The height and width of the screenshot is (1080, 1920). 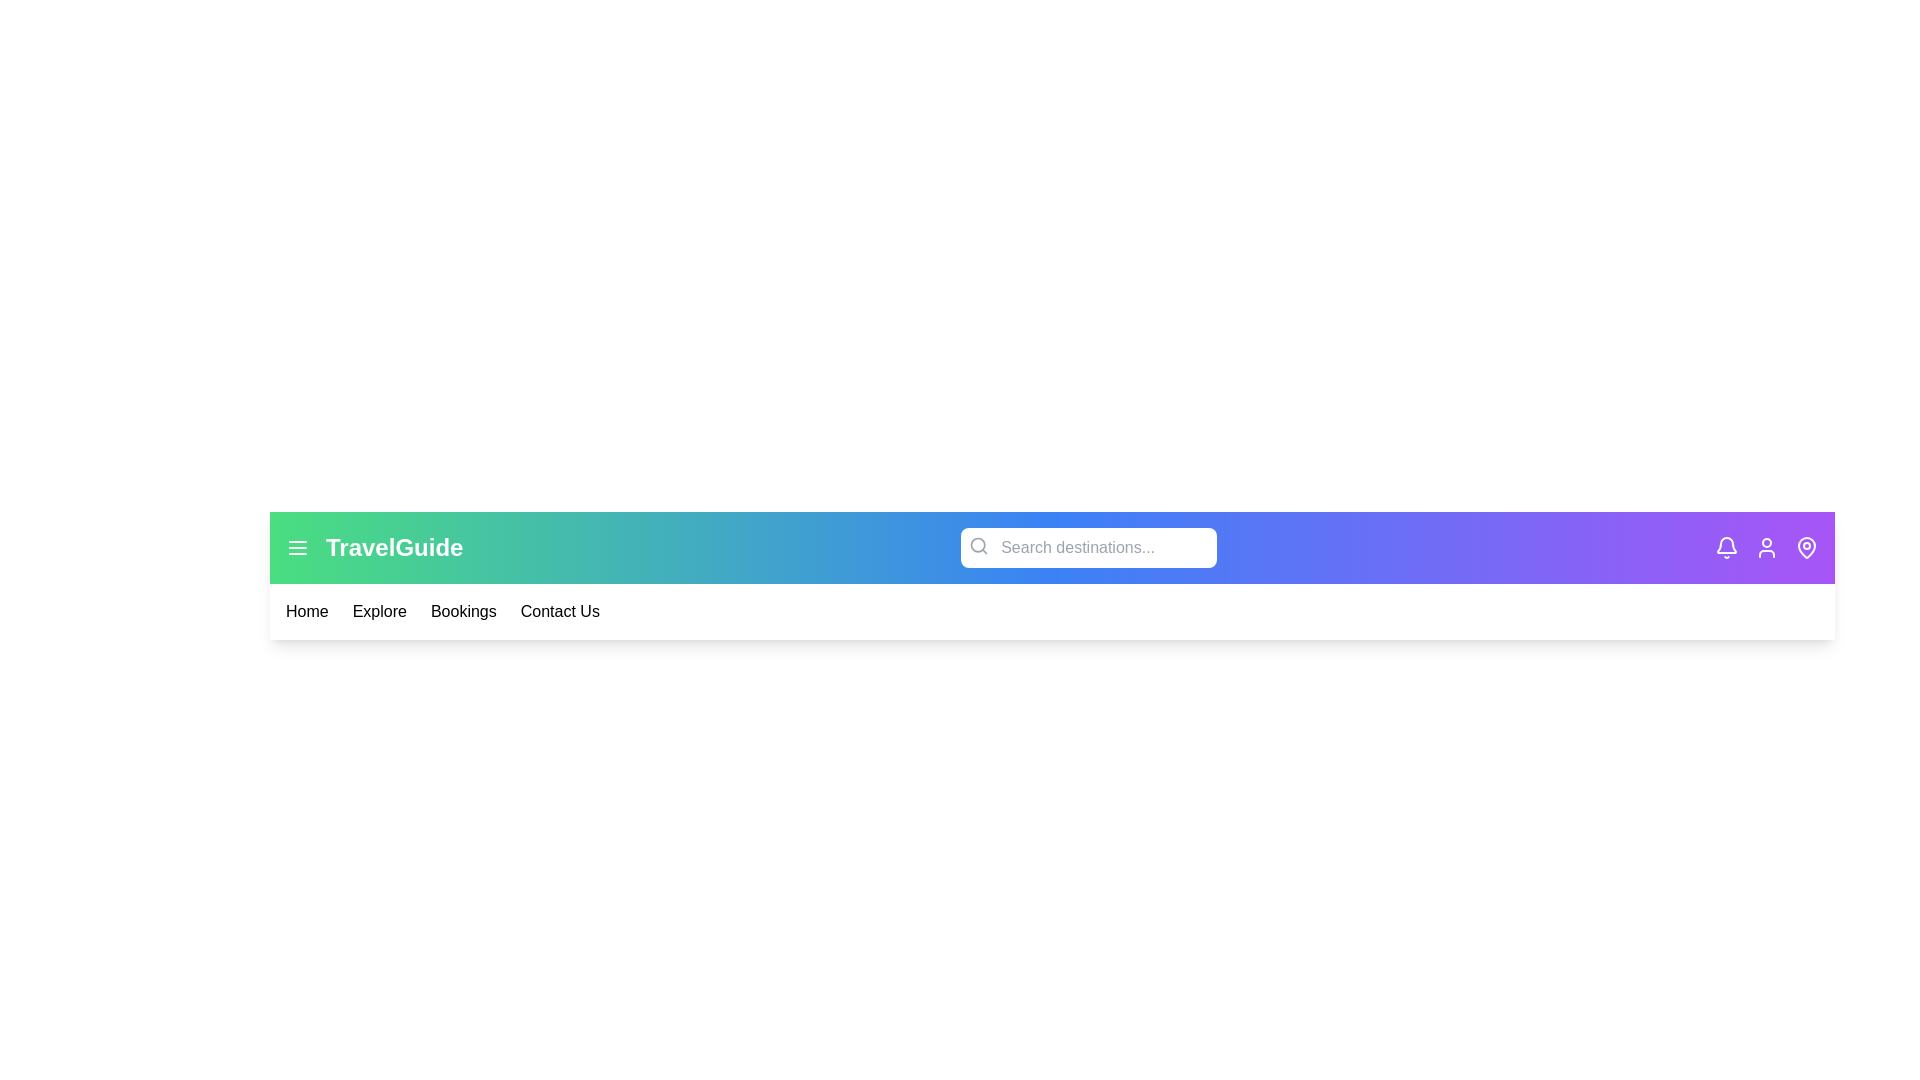 What do you see at coordinates (1766, 547) in the screenshot?
I see `the user icon to open the user profile or settings` at bounding box center [1766, 547].